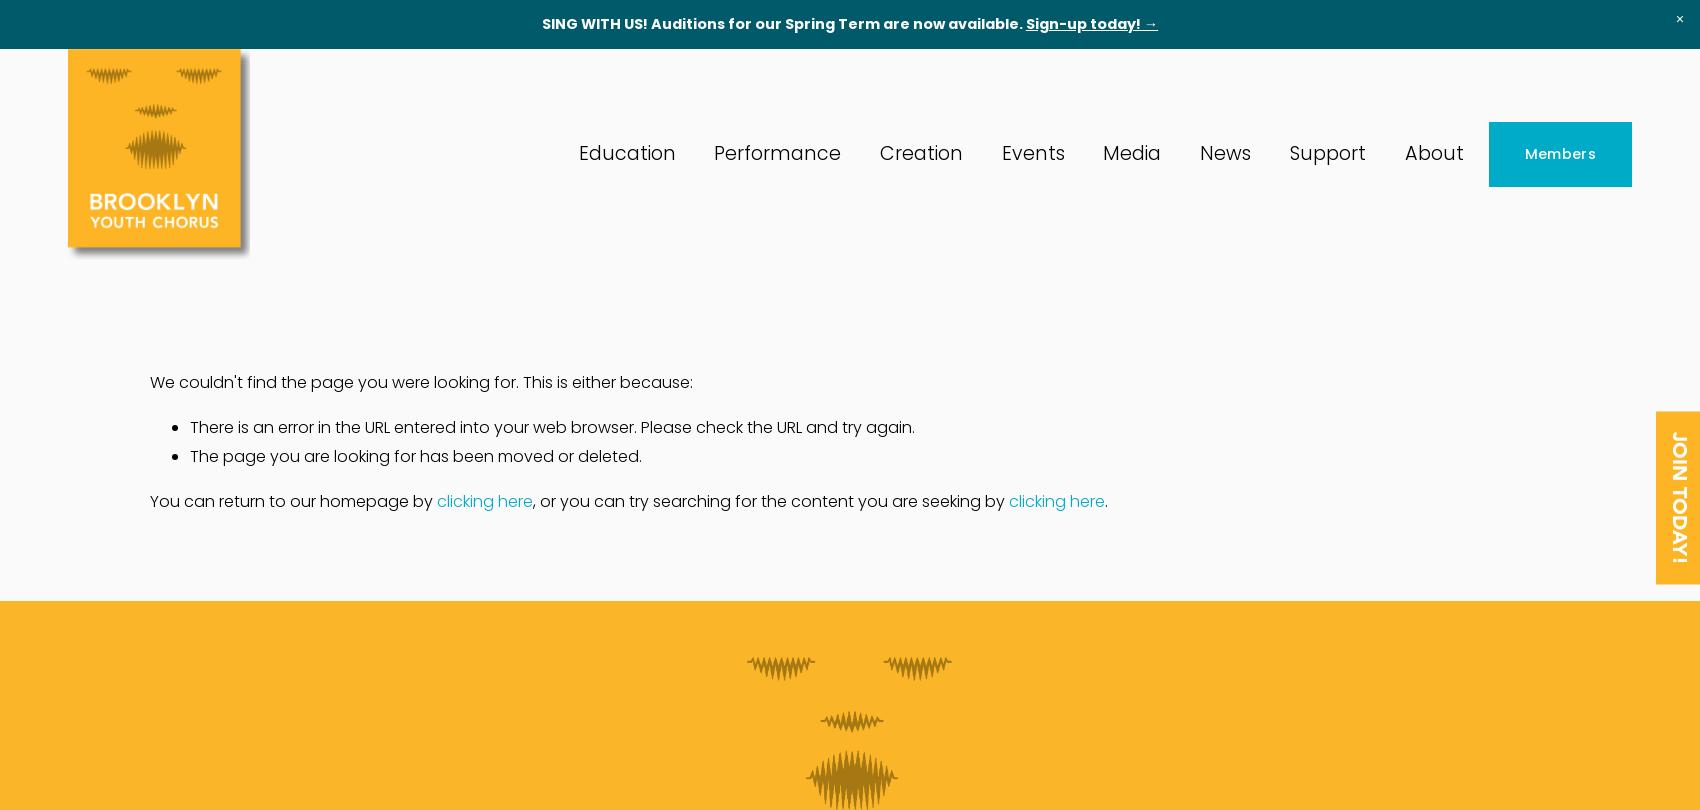  What do you see at coordinates (1224, 153) in the screenshot?
I see `'News'` at bounding box center [1224, 153].